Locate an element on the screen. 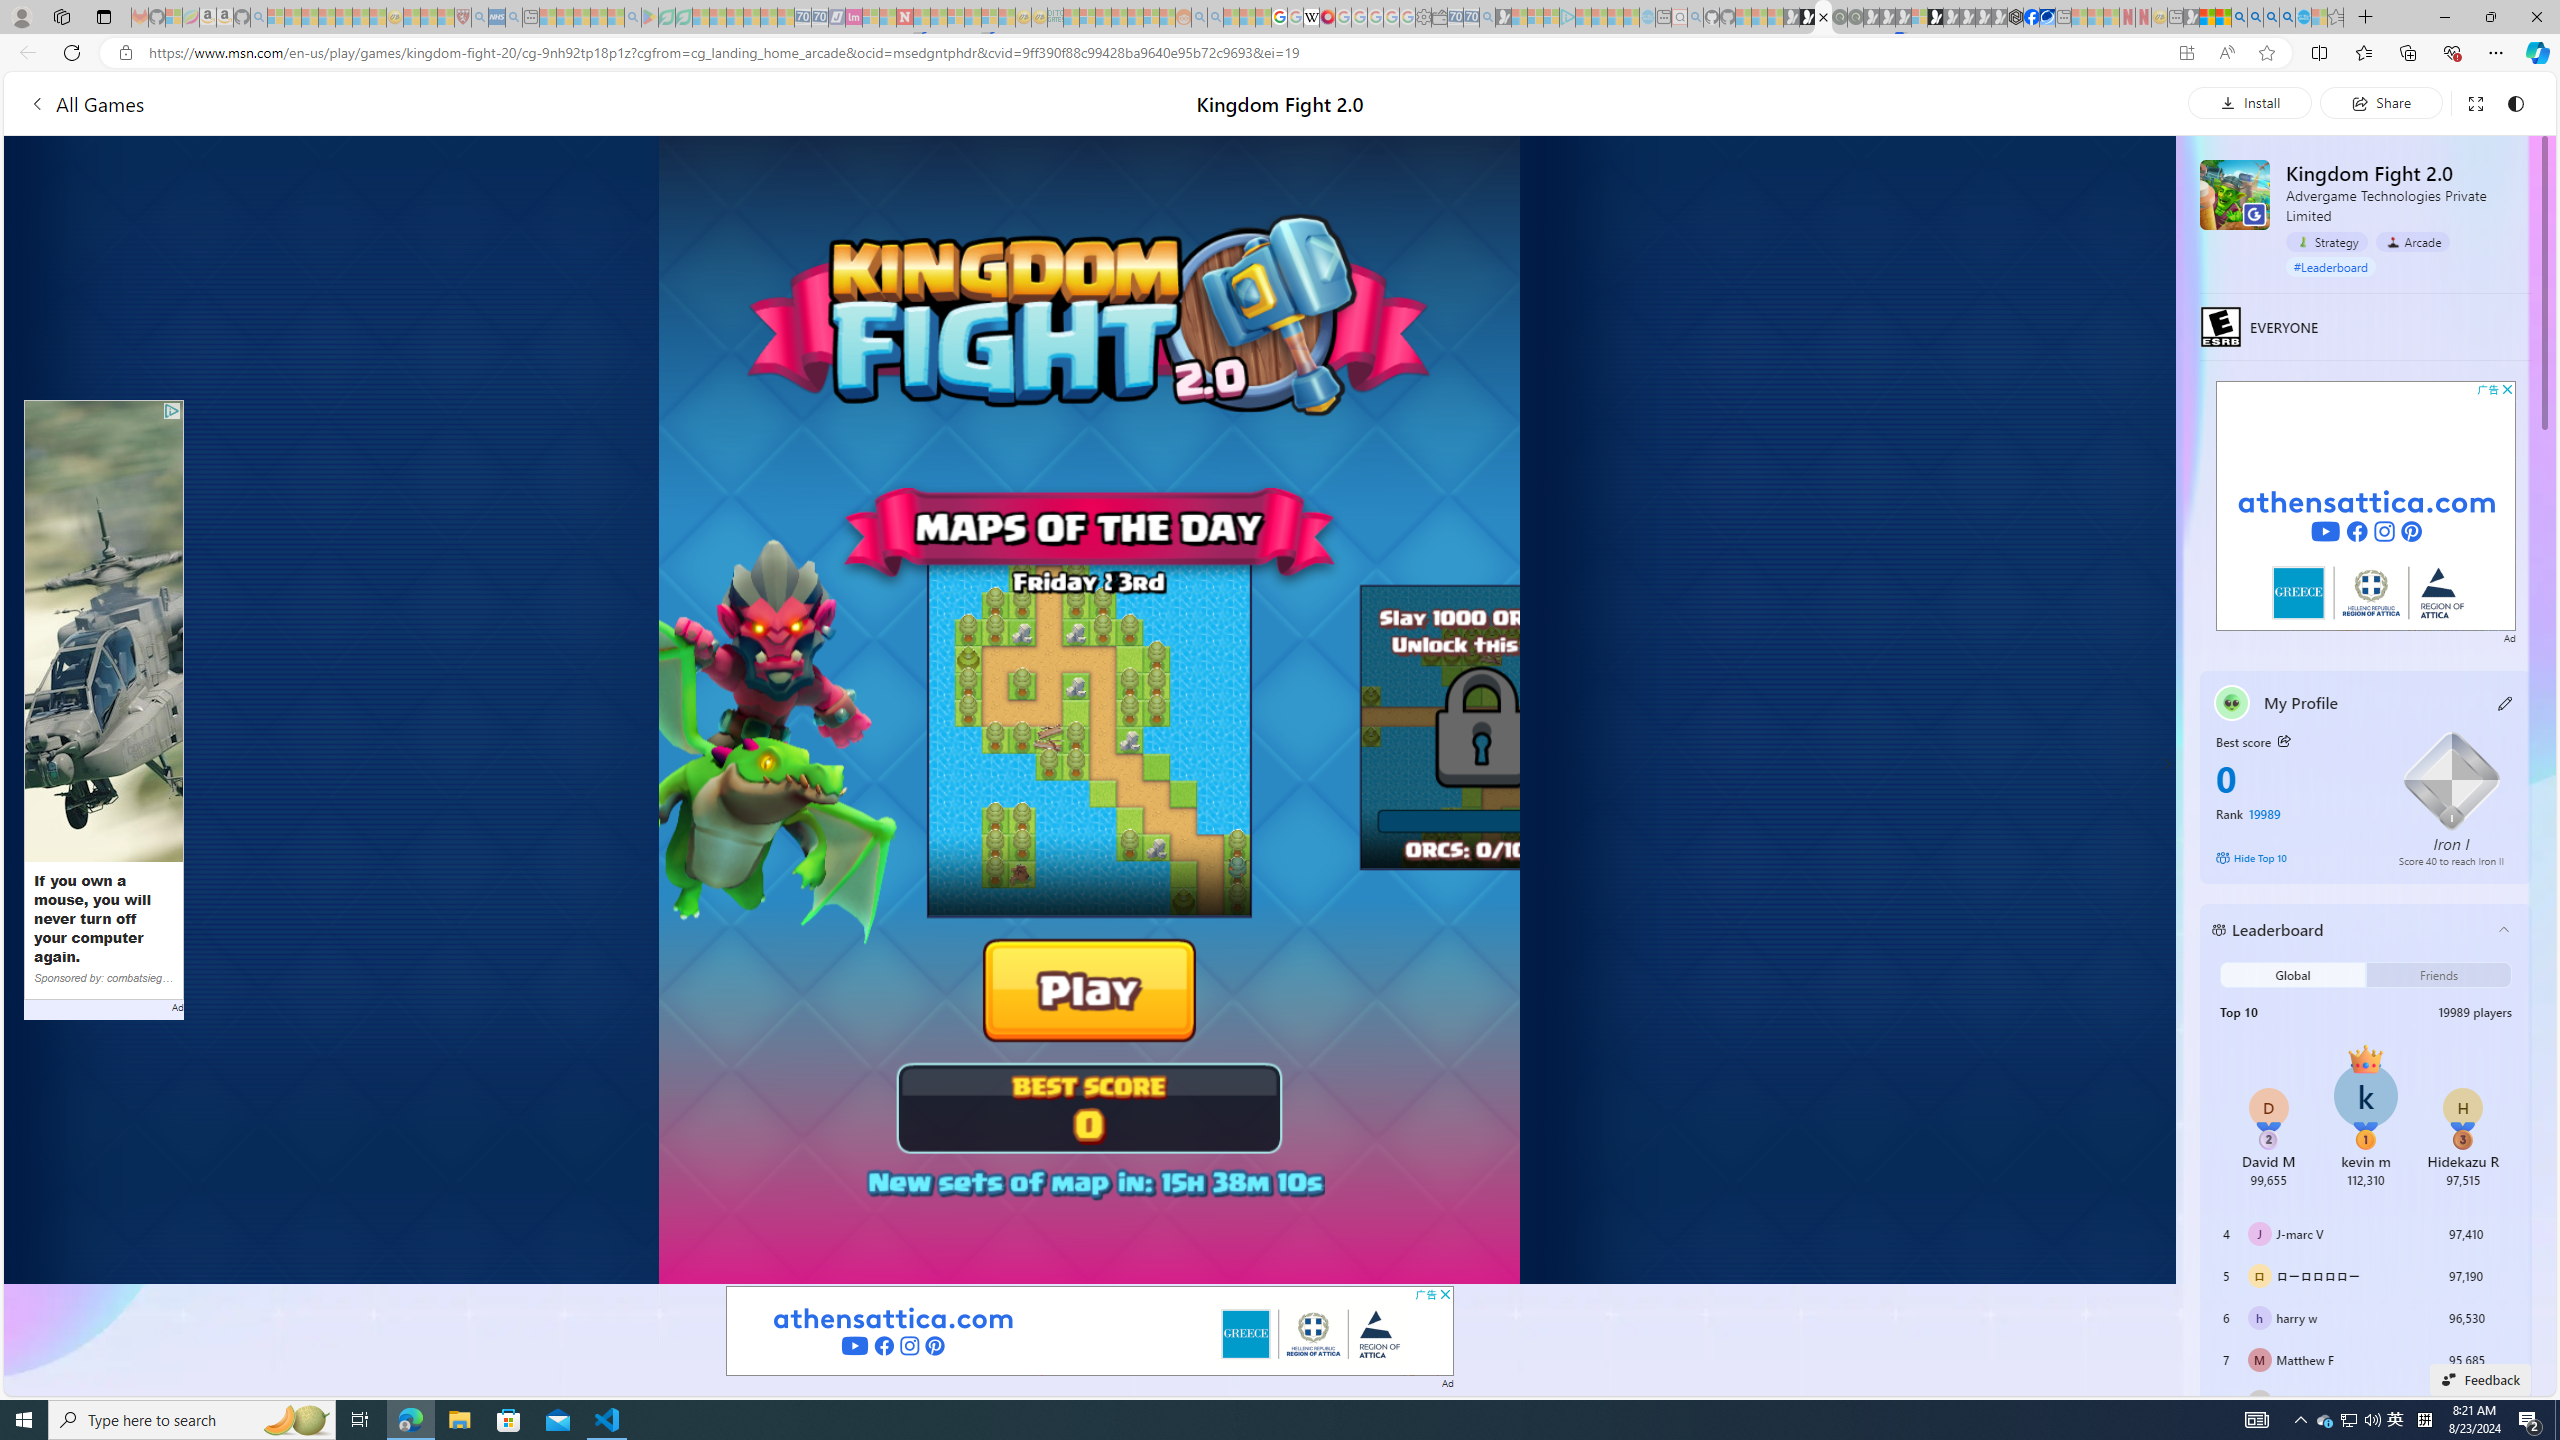 The height and width of the screenshot is (1440, 2560). 'Kinda Frugal - MSN - Sleeping' is located at coordinates (1134, 16).